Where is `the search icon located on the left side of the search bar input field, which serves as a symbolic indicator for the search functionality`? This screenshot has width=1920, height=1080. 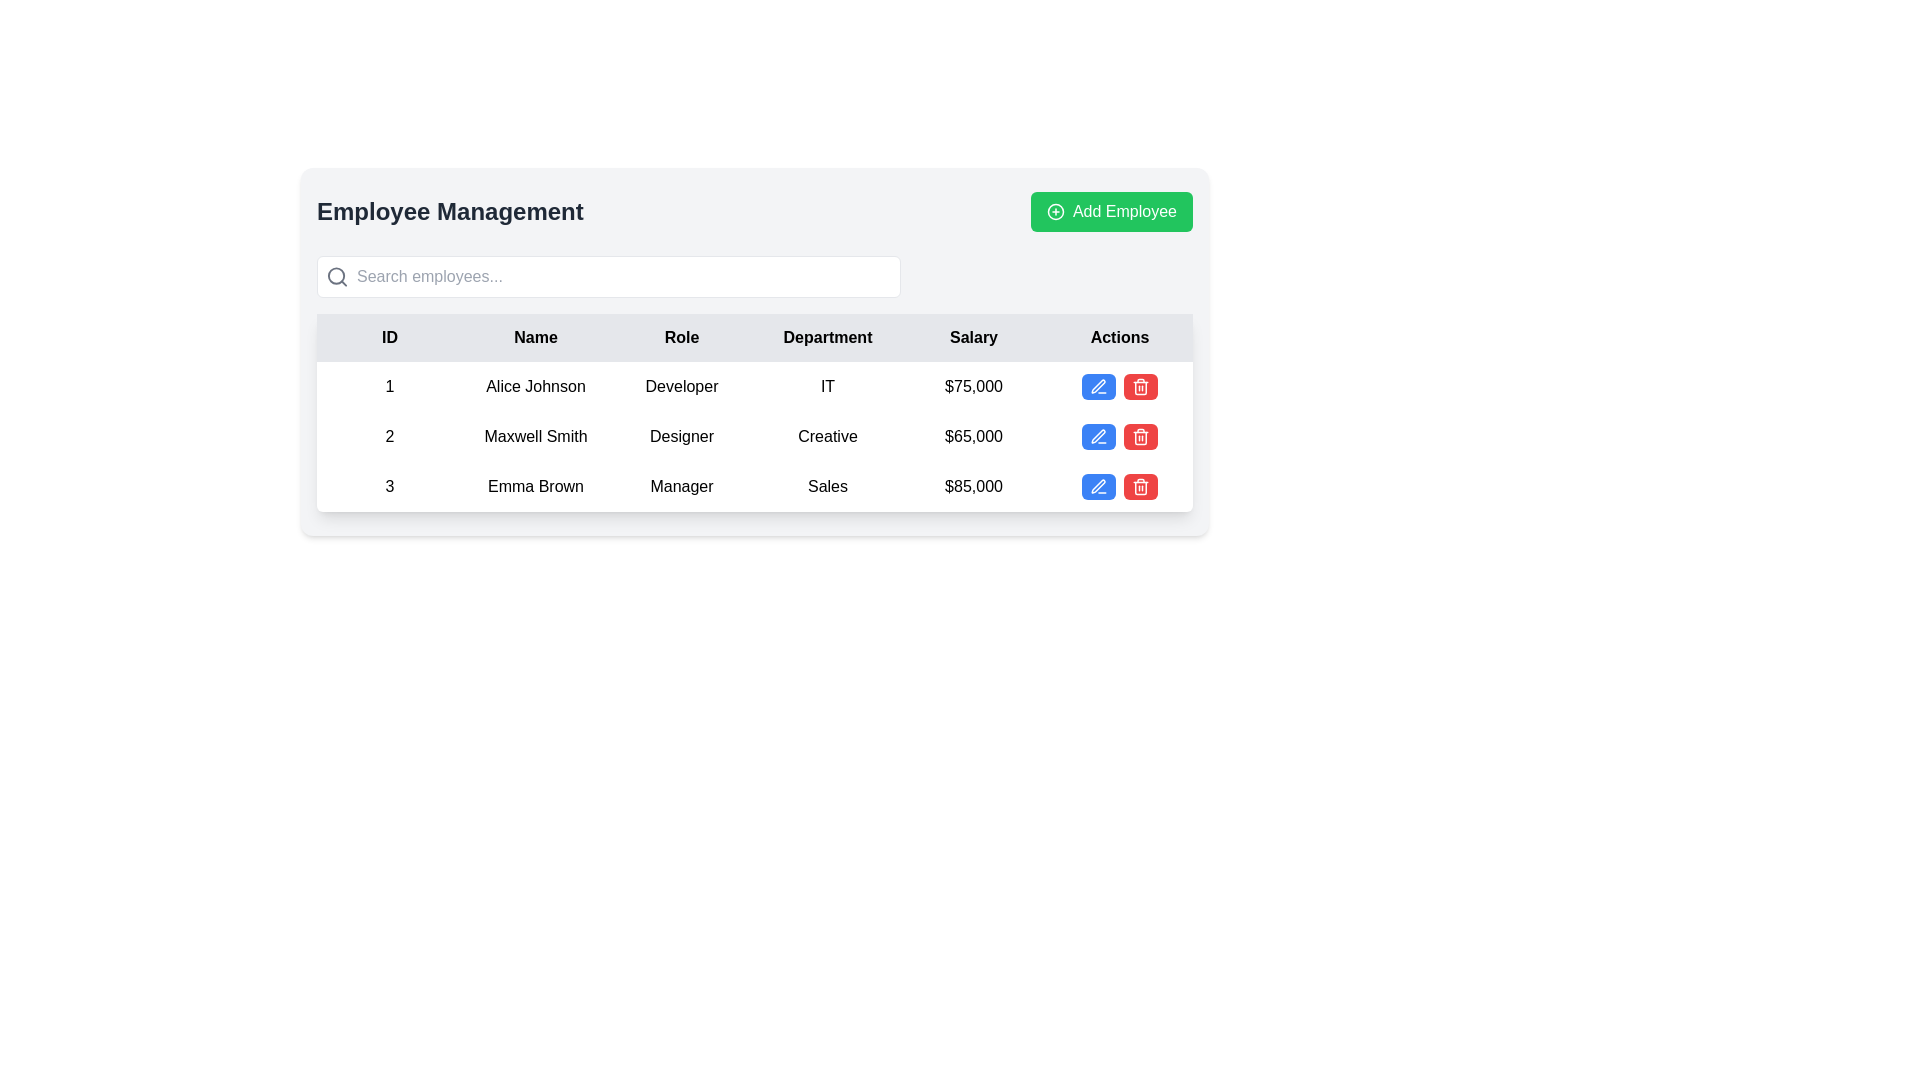 the search icon located on the left side of the search bar input field, which serves as a symbolic indicator for the search functionality is located at coordinates (337, 277).